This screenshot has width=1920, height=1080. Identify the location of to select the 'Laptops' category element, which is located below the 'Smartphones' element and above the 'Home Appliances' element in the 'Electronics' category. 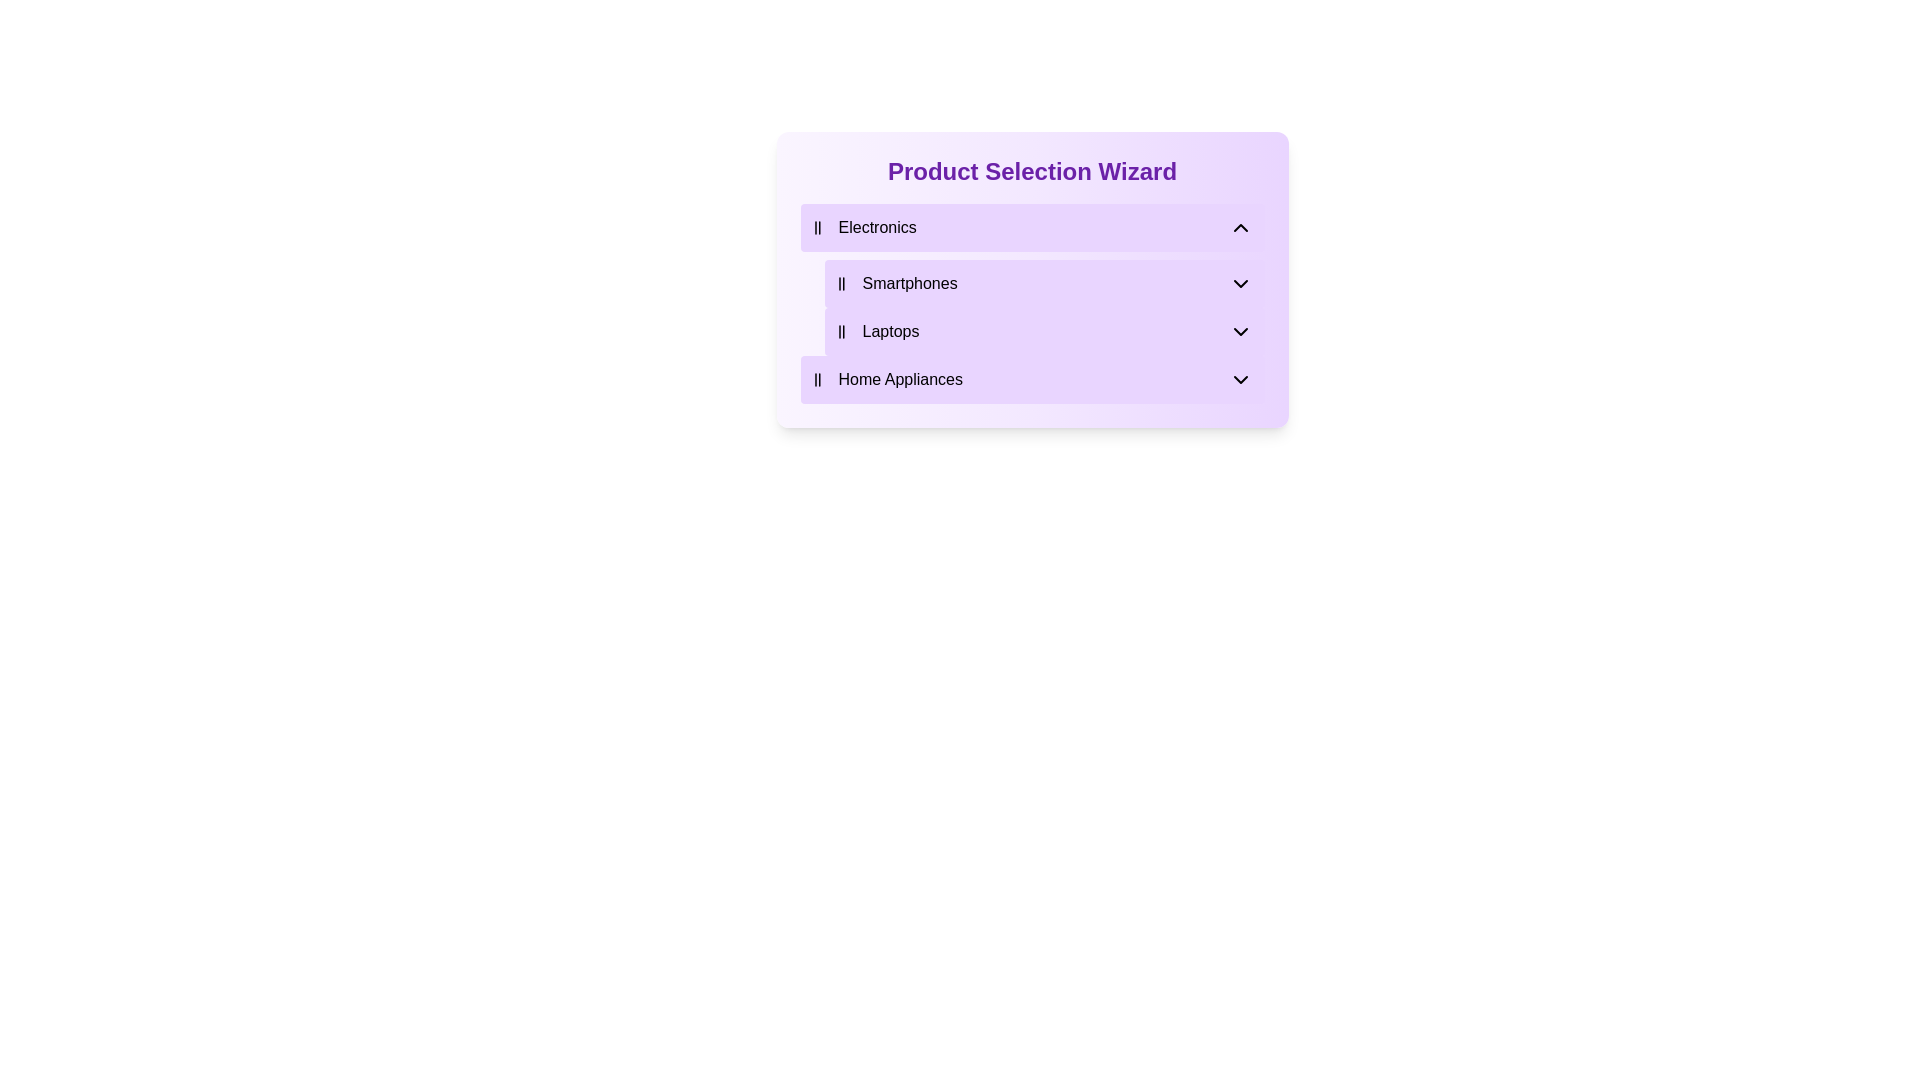
(1043, 330).